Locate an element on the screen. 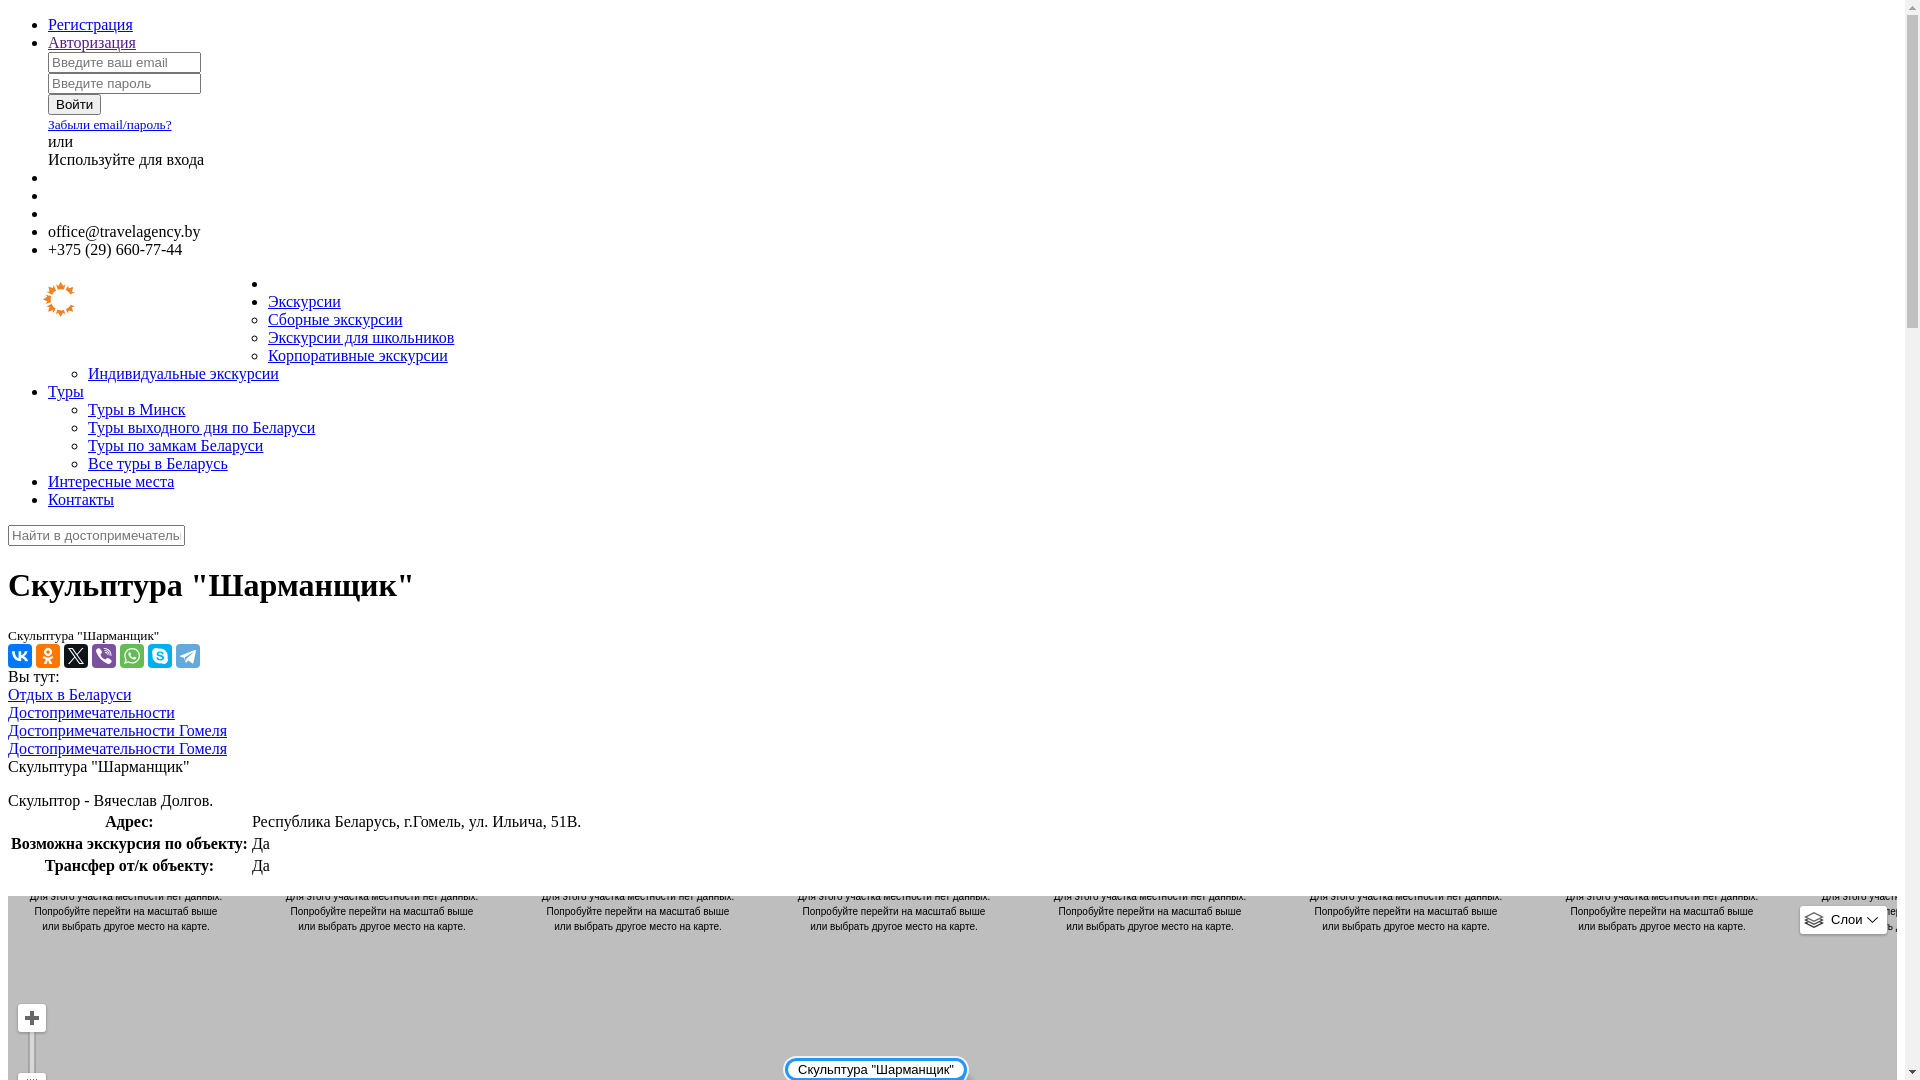  'Skype' is located at coordinates (158, 655).